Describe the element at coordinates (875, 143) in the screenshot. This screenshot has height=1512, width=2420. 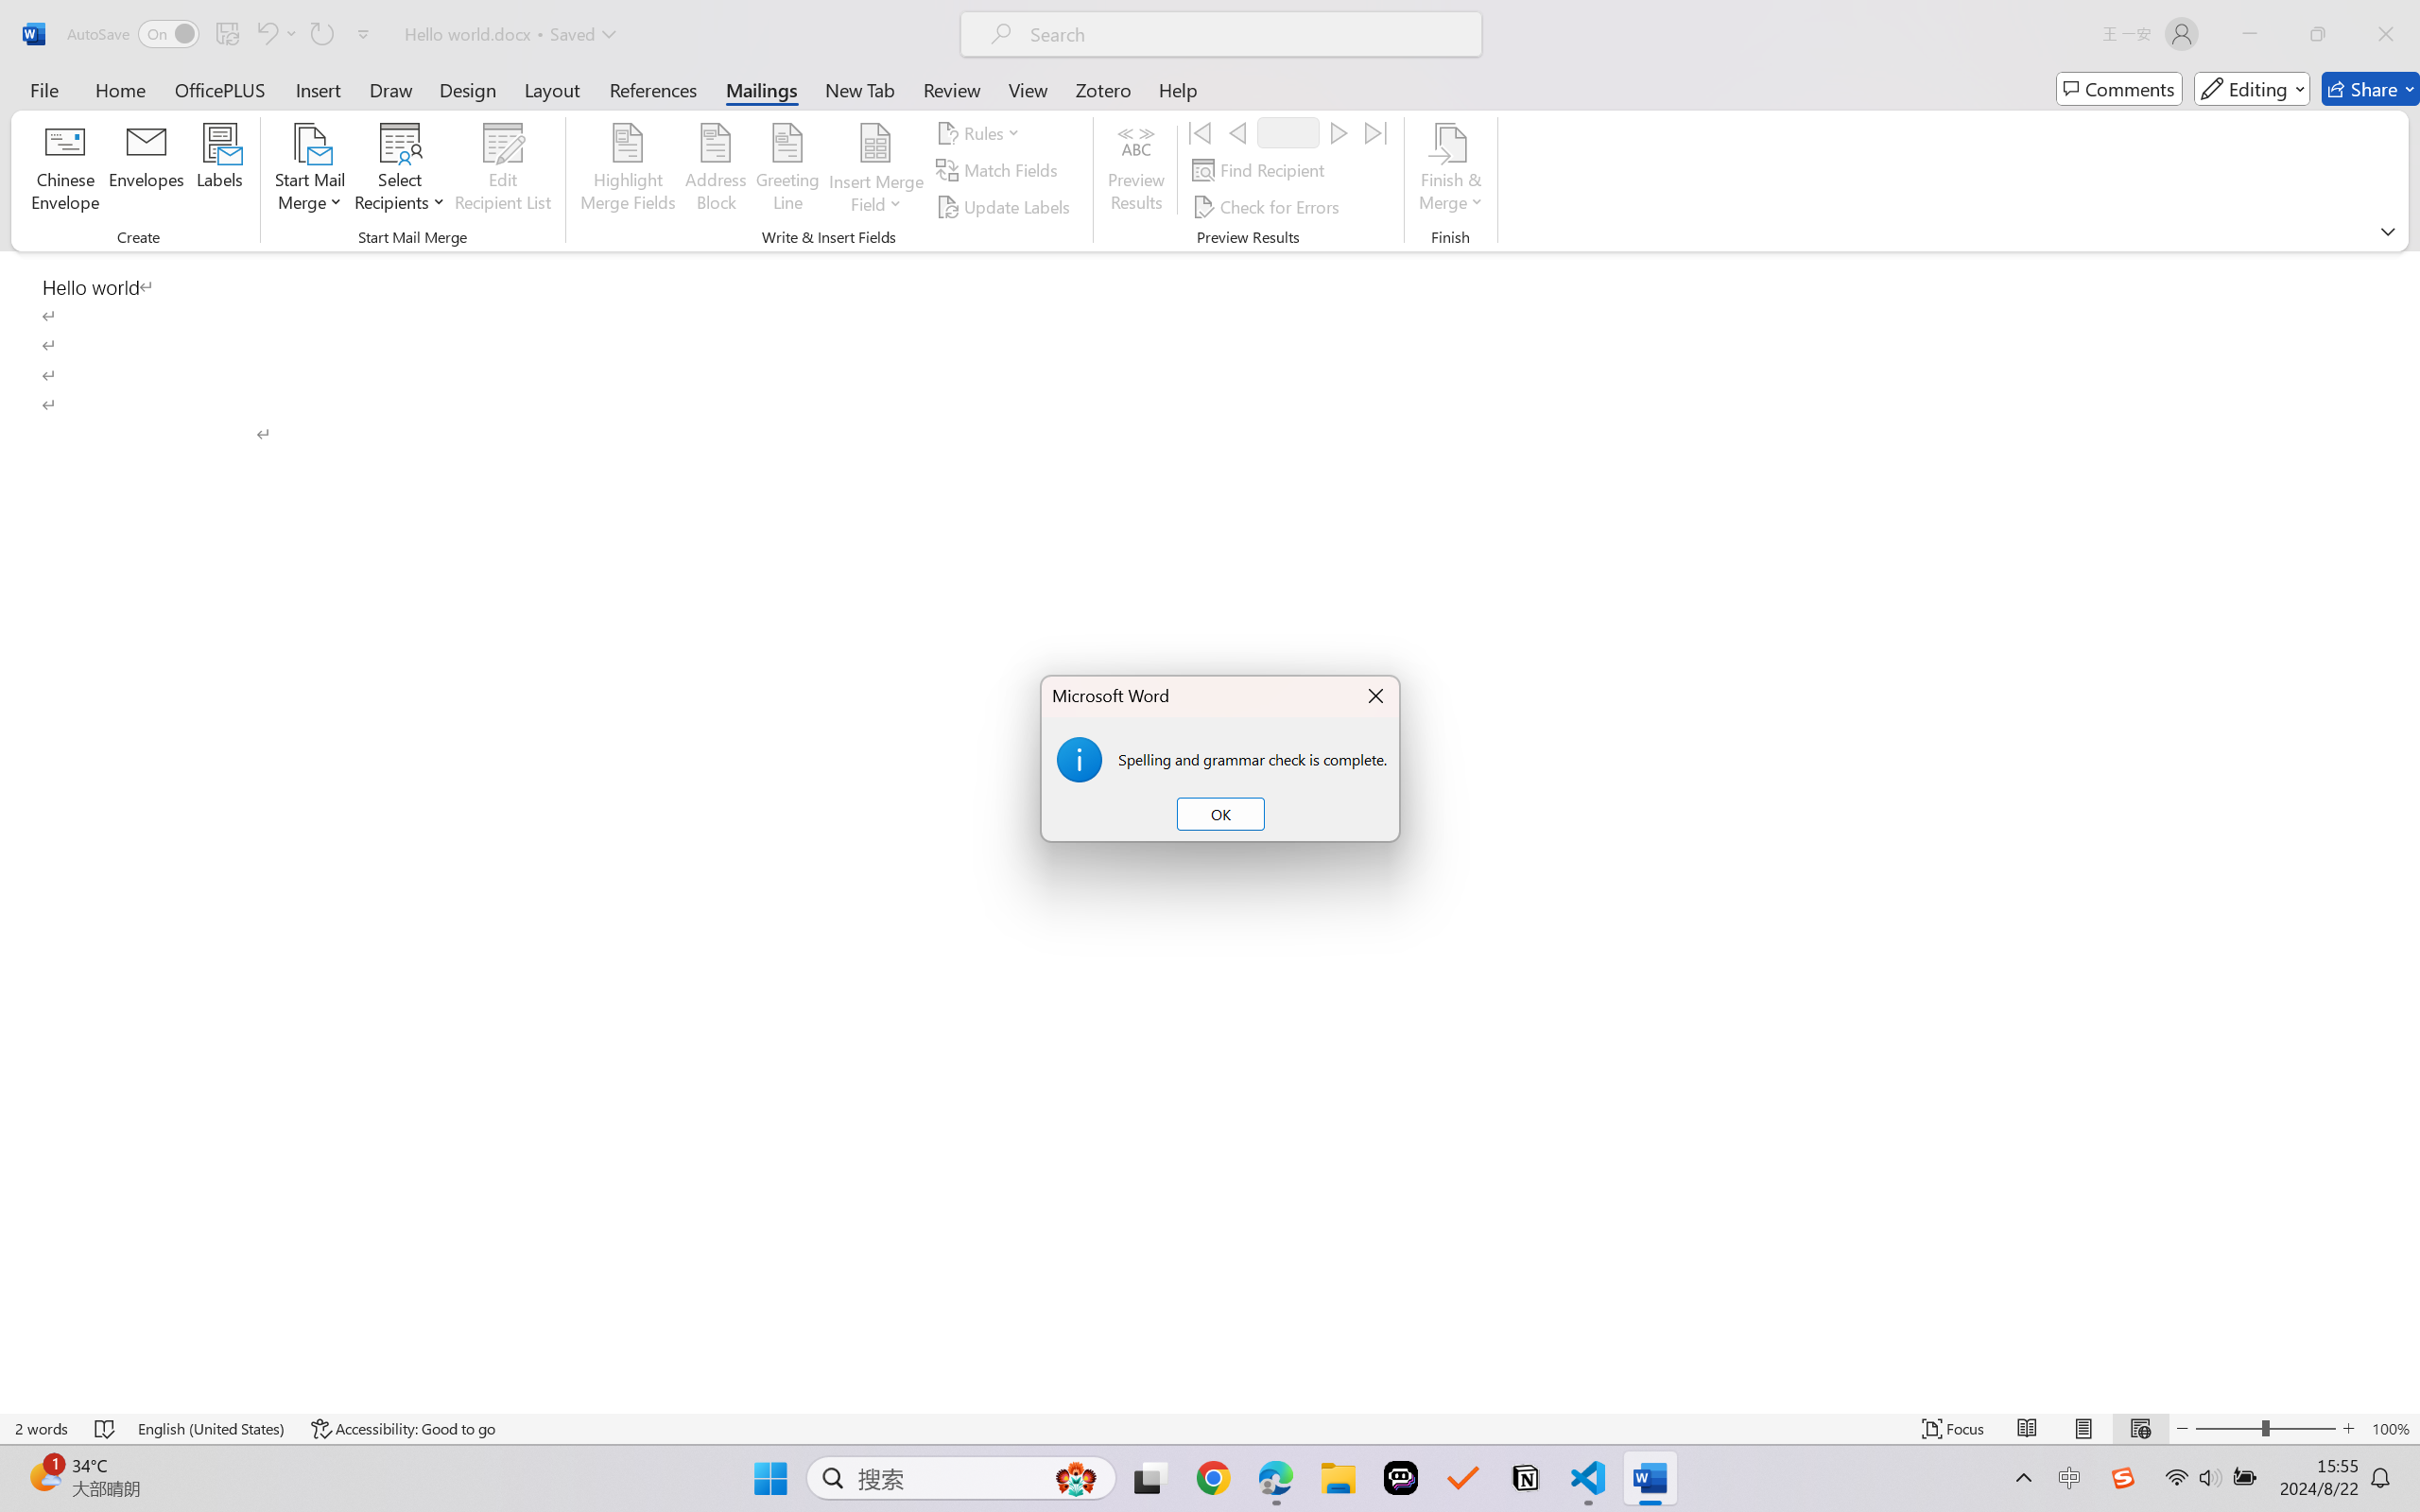
I see `'Insert Merge Field'` at that location.